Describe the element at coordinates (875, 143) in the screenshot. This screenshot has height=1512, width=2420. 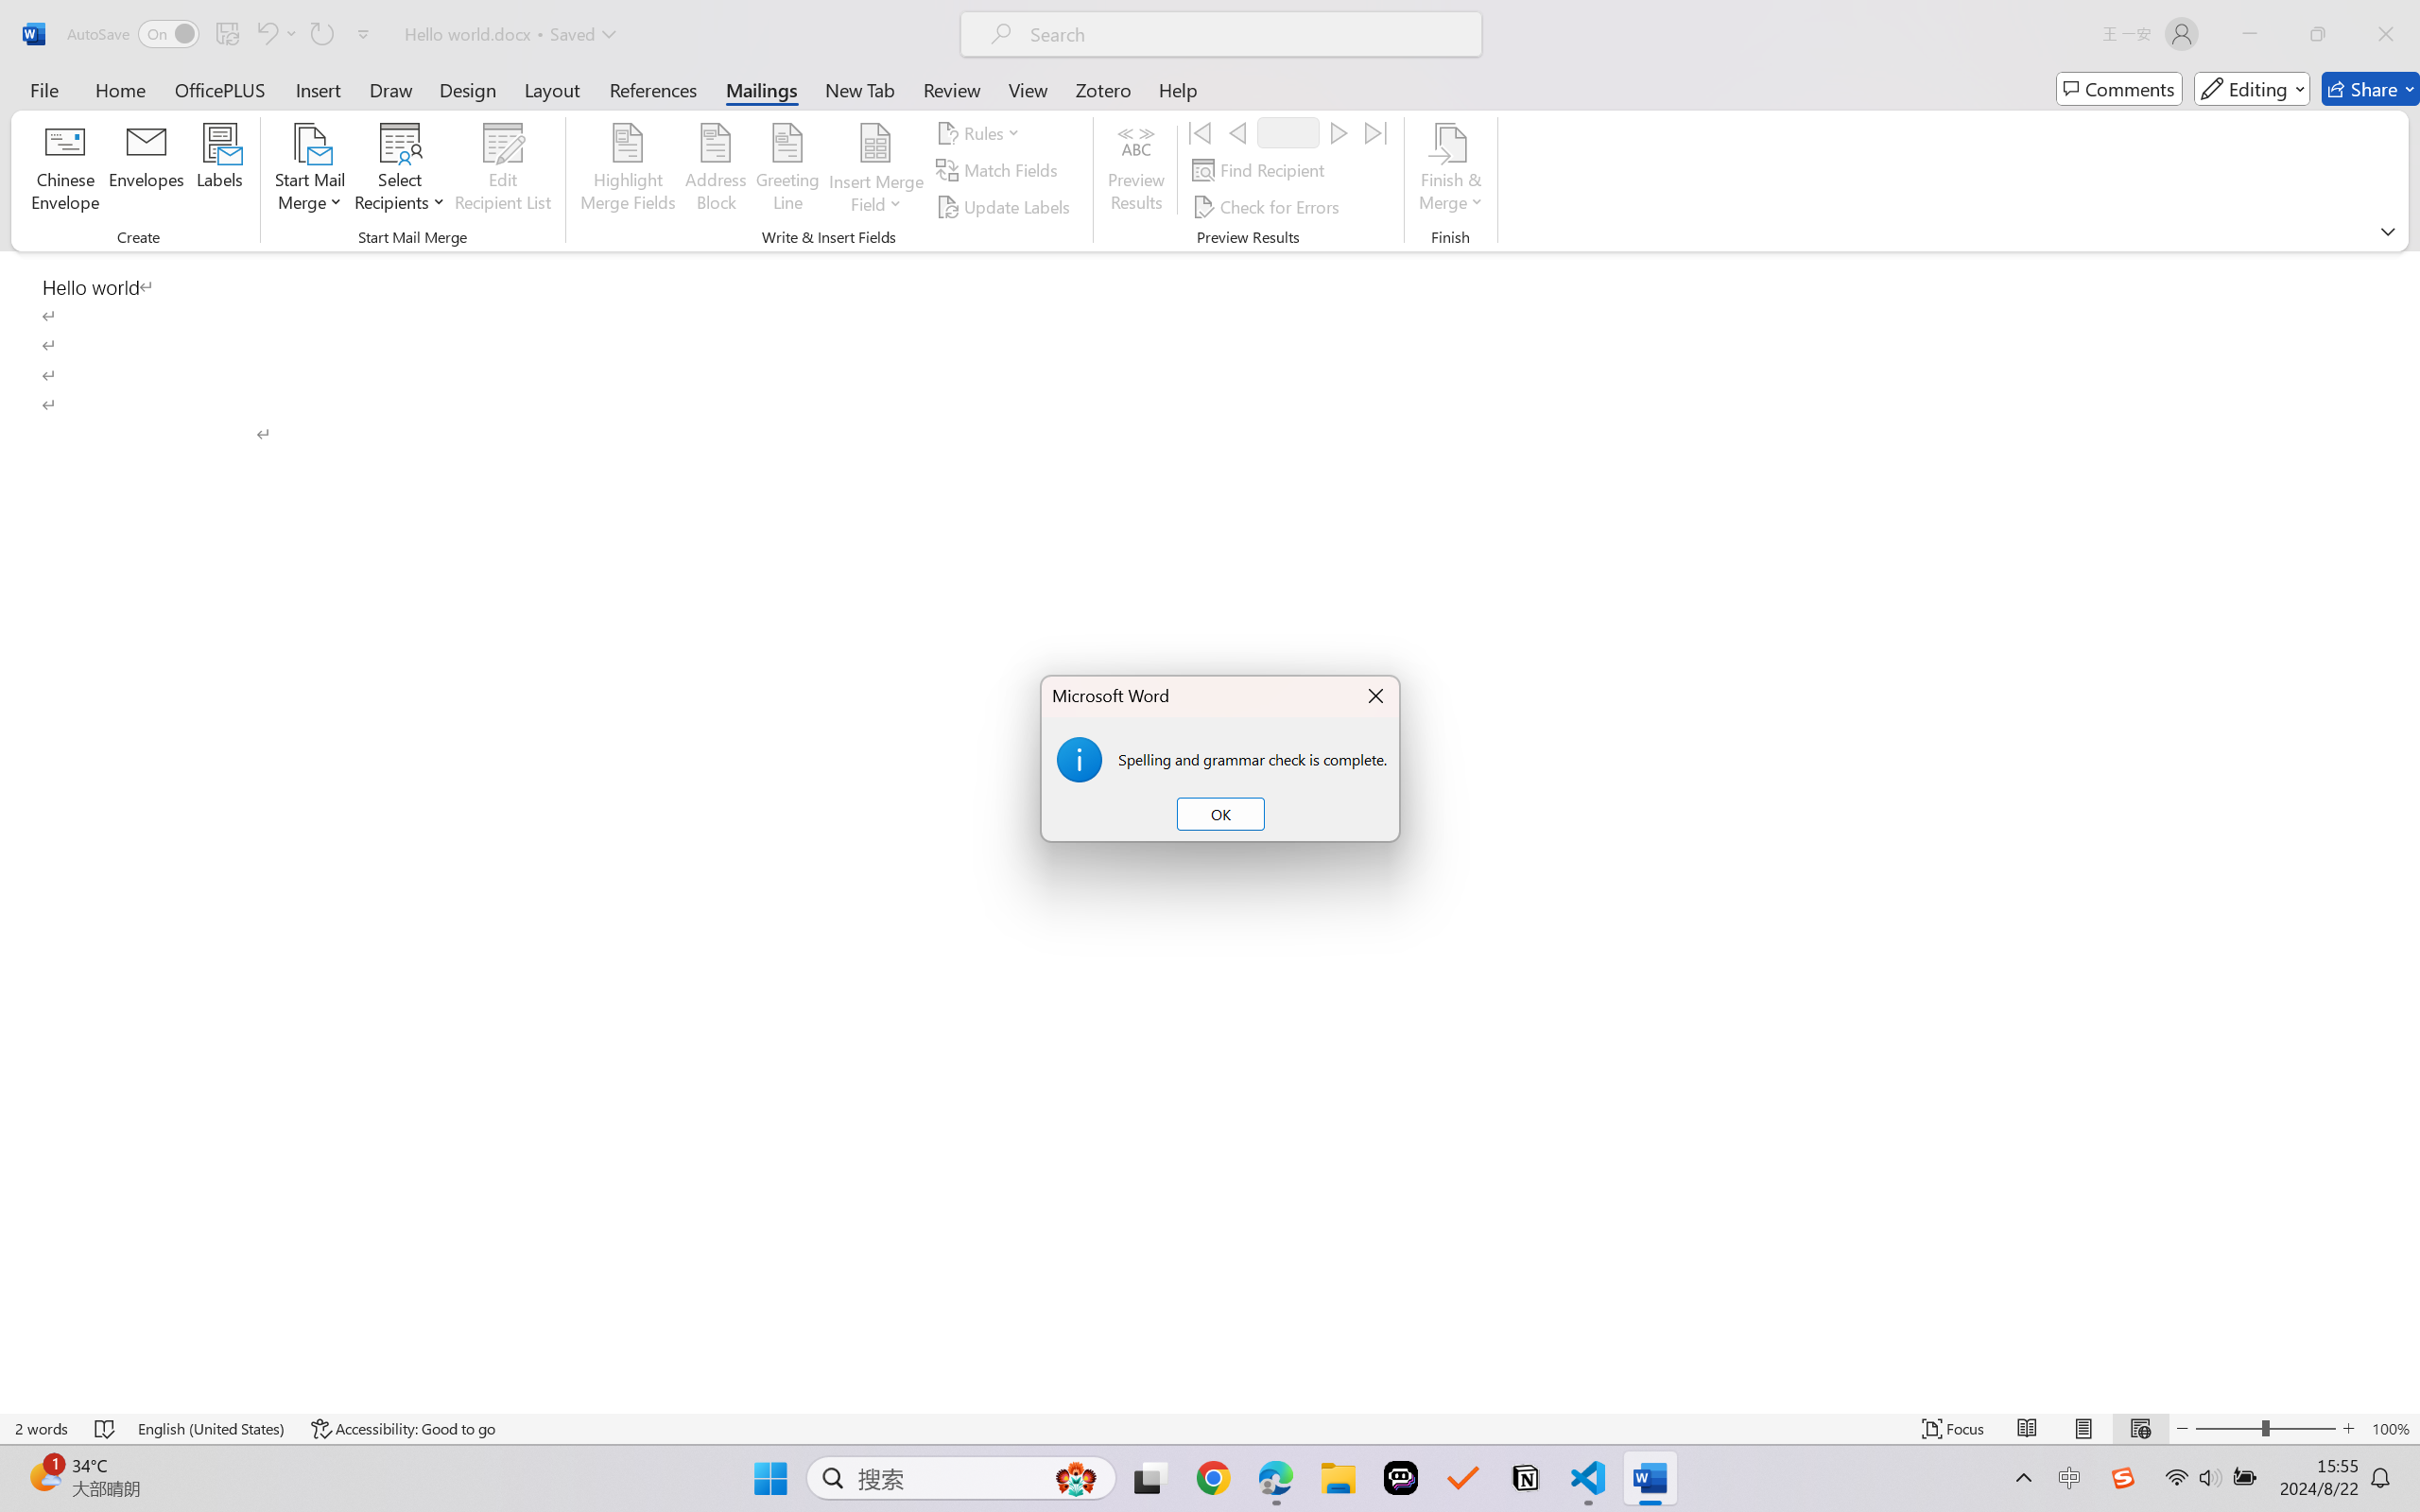
I see `'Insert Merge Field'` at that location.